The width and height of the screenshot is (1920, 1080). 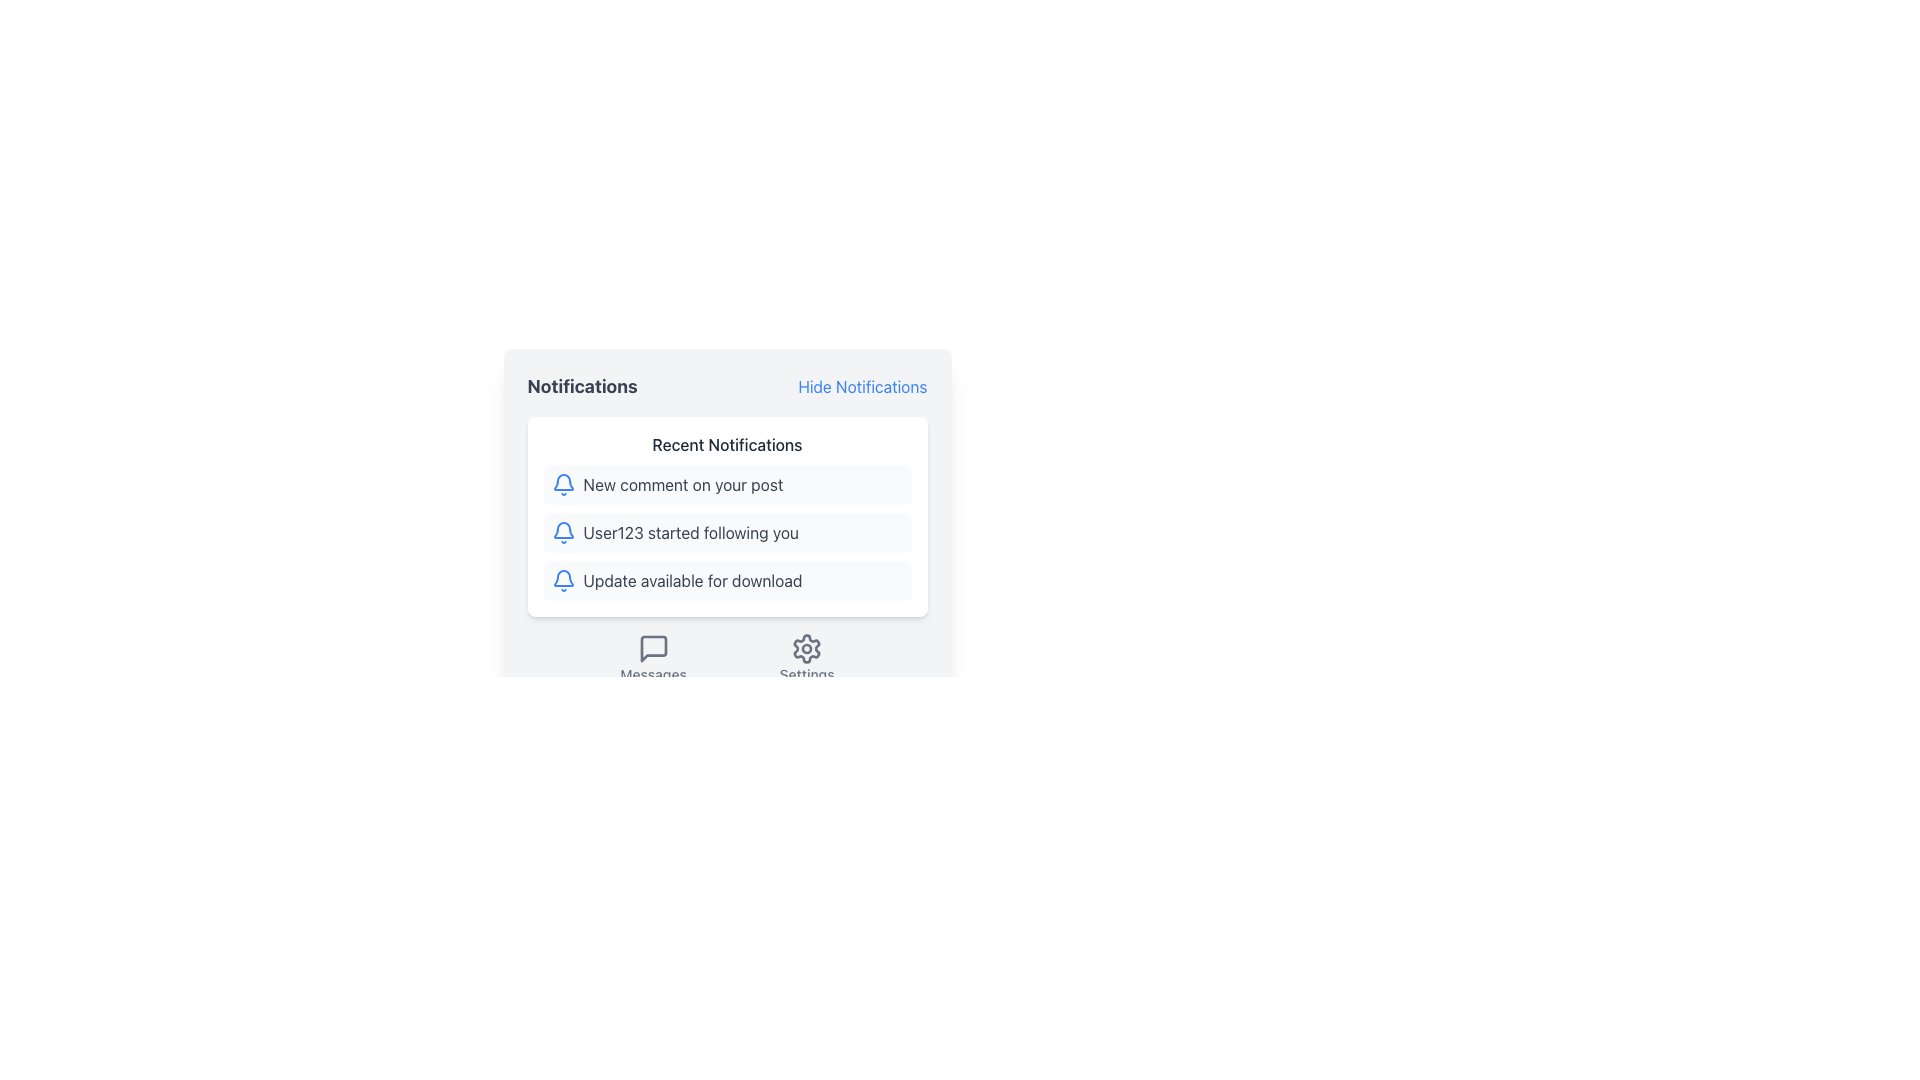 I want to click on the notification label indicating 'User123' has started following the user, located in the second row of the notification list, so click(x=691, y=531).